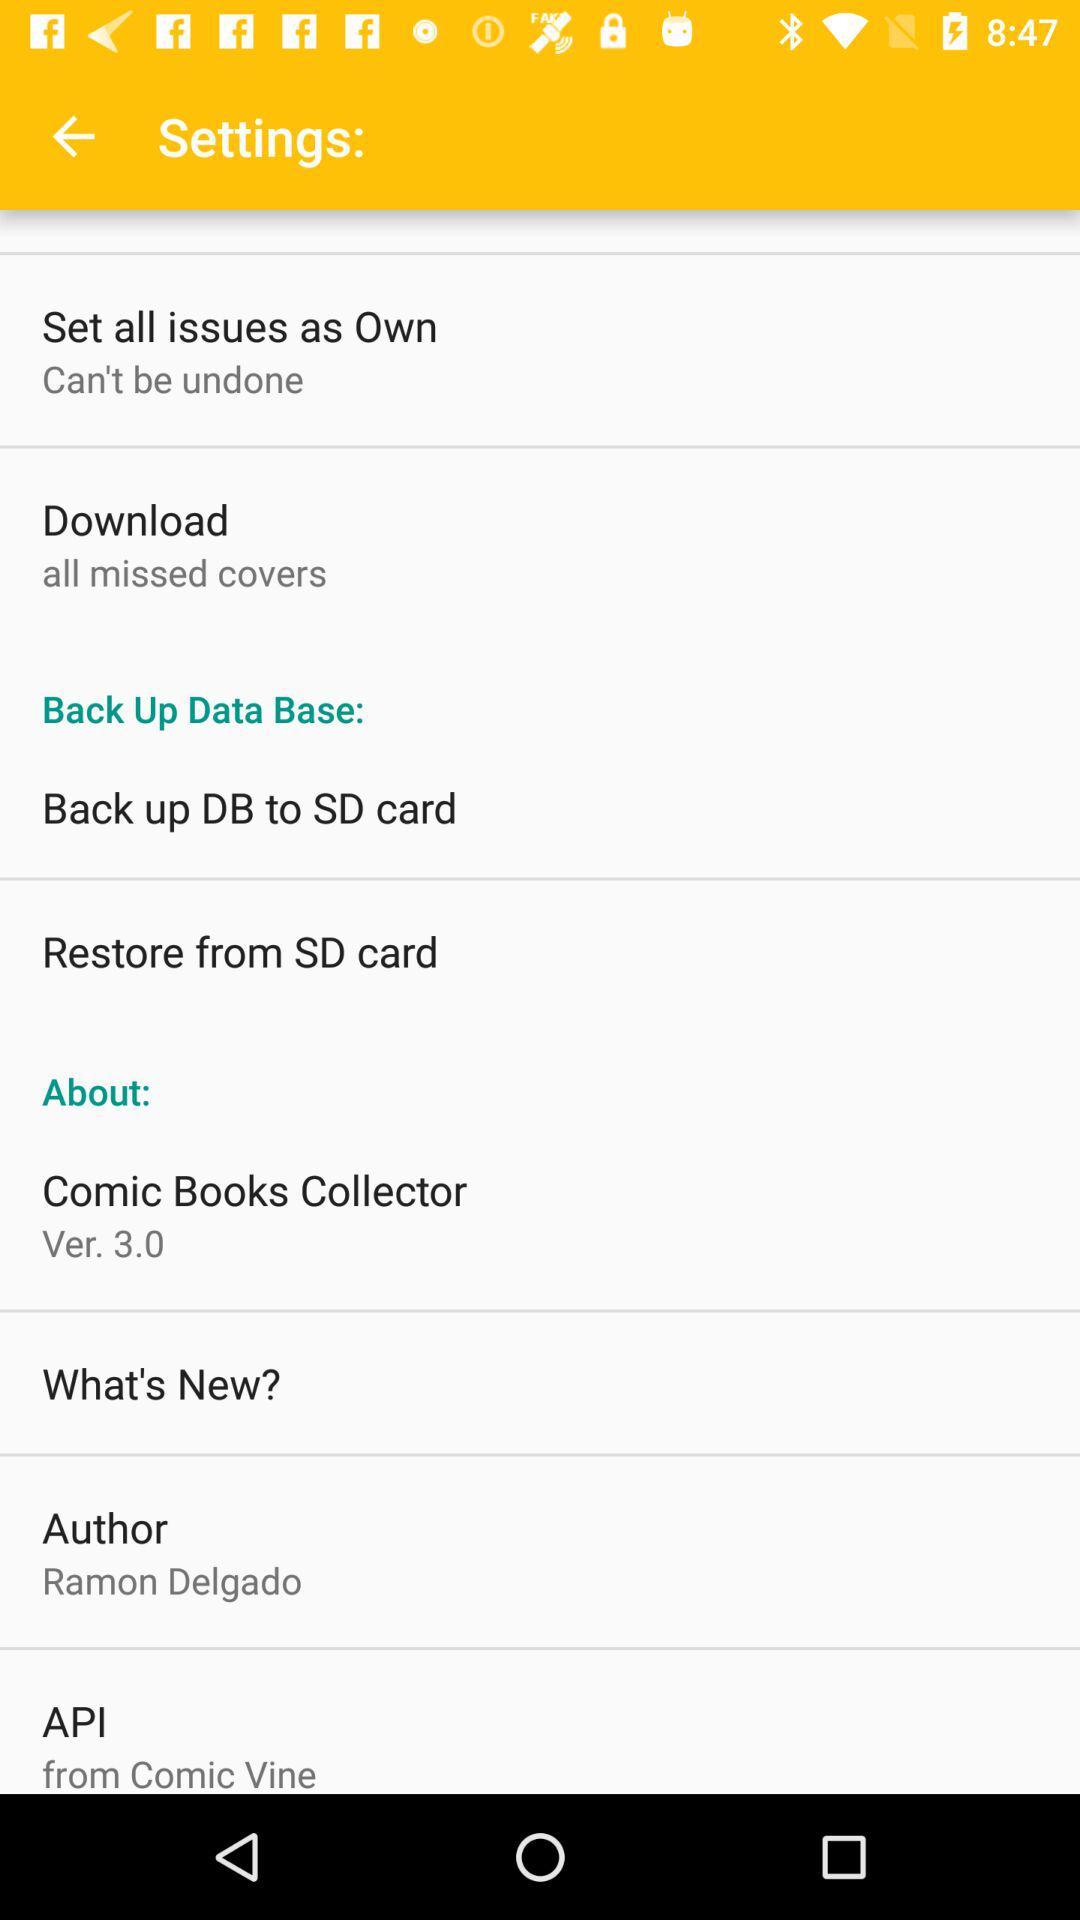  Describe the element at coordinates (135, 518) in the screenshot. I see `the download item` at that location.